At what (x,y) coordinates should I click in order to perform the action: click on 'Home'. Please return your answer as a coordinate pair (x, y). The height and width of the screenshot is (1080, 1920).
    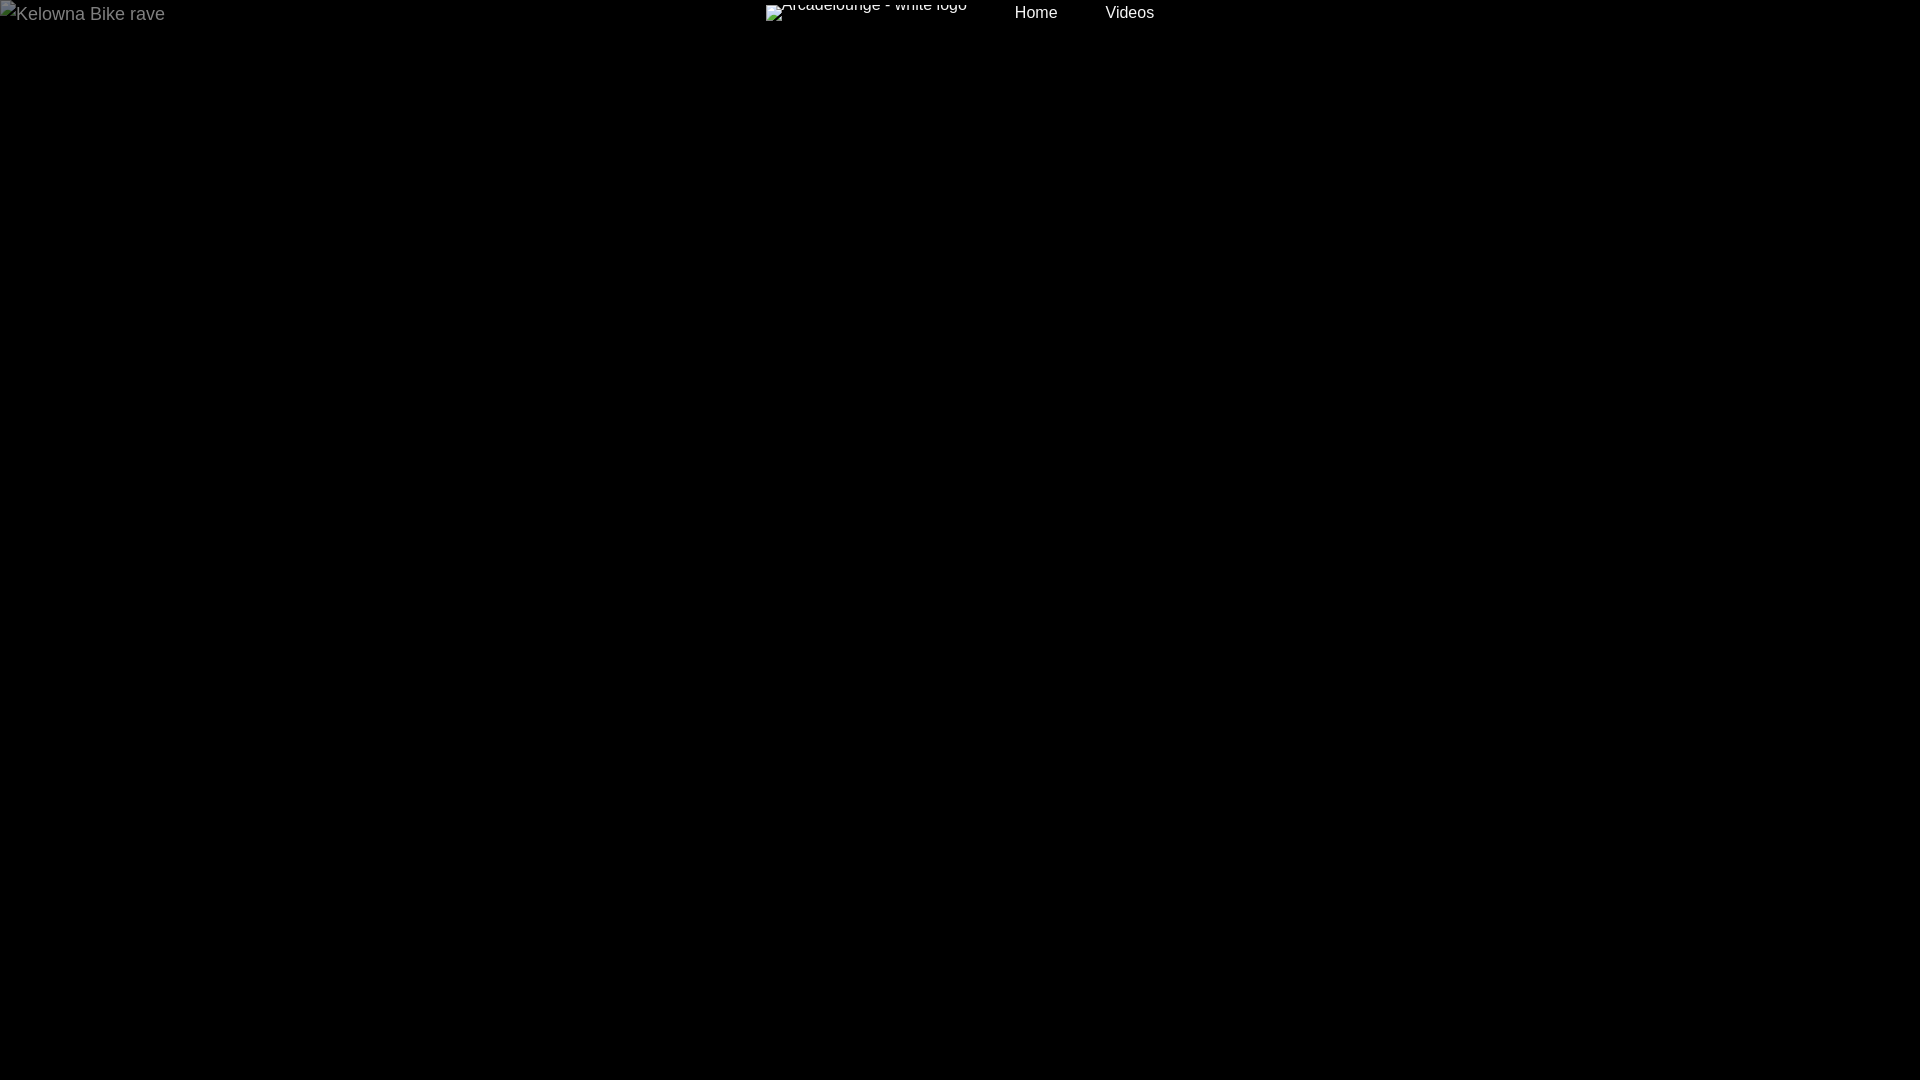
    Looking at the image, I should click on (1036, 12).